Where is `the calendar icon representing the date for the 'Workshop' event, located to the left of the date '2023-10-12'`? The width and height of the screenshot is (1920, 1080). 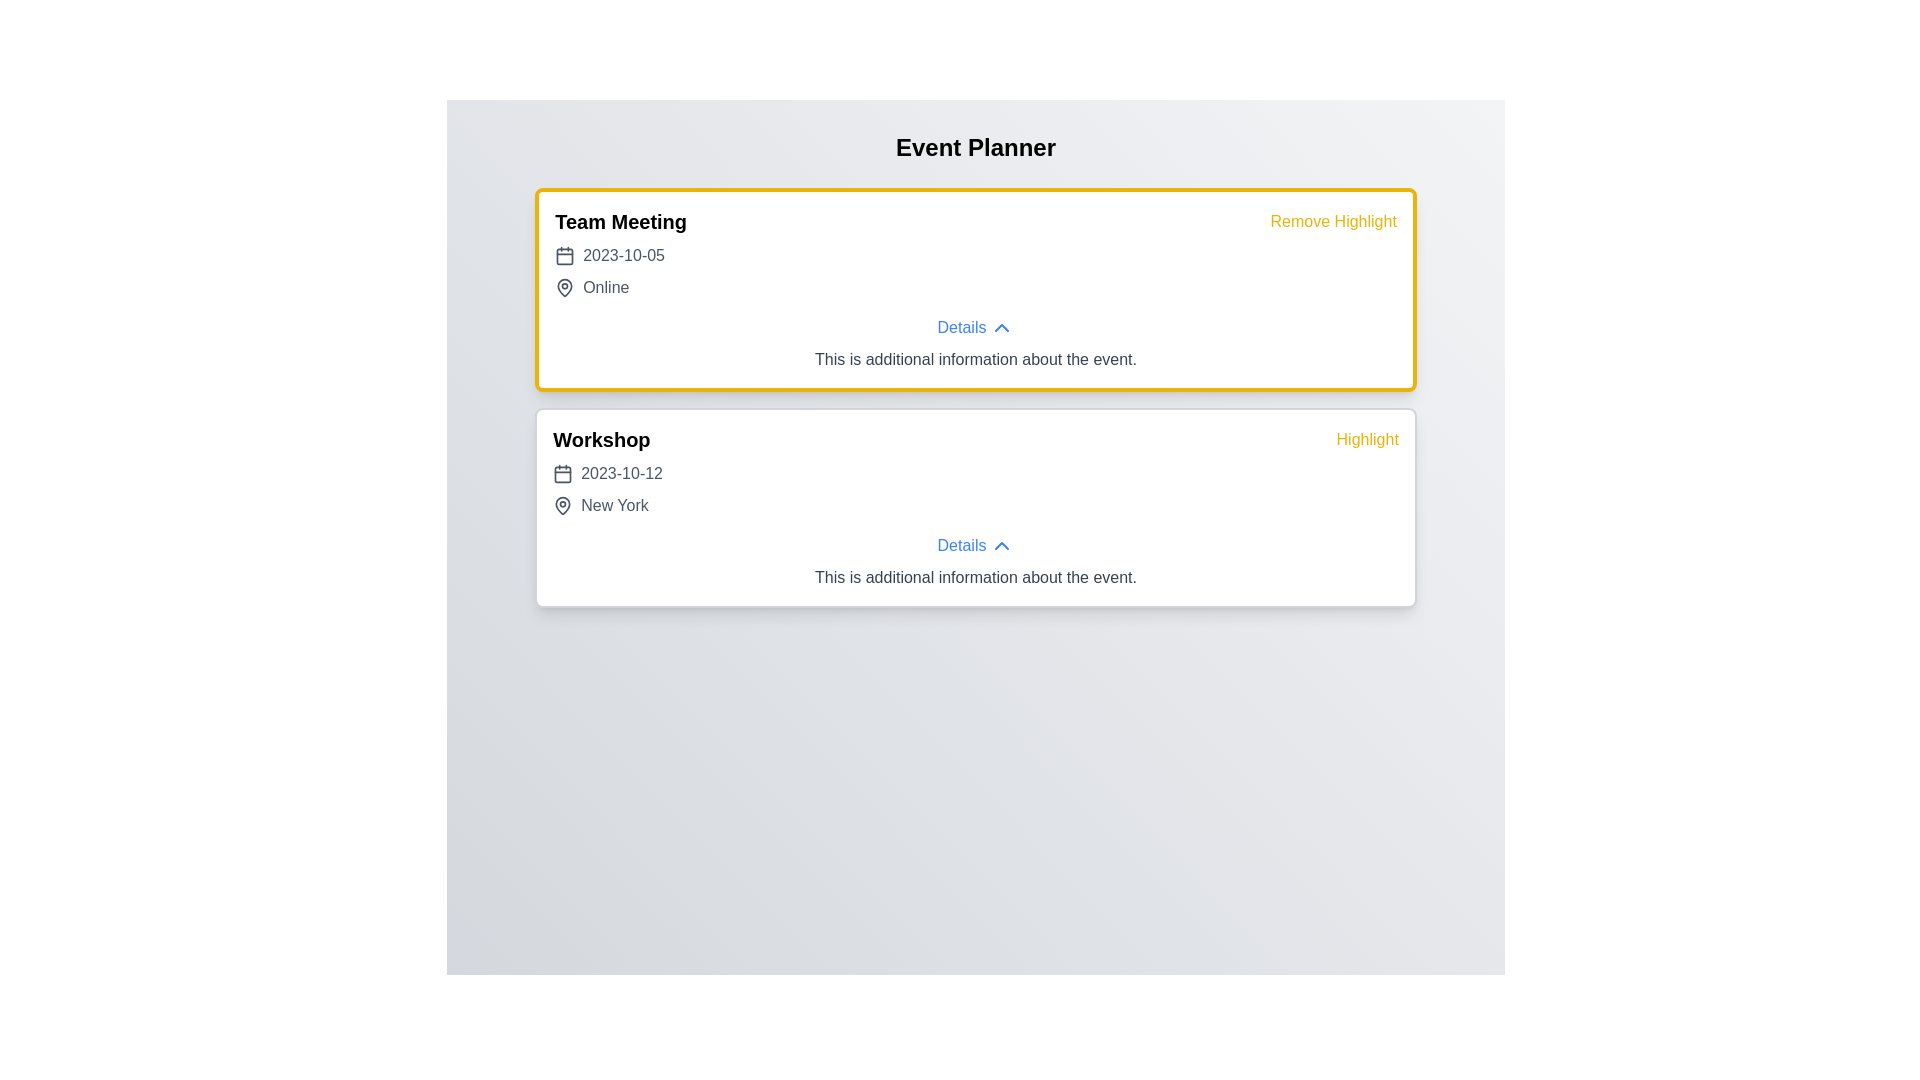 the calendar icon representing the date for the 'Workshop' event, located to the left of the date '2023-10-12' is located at coordinates (562, 474).